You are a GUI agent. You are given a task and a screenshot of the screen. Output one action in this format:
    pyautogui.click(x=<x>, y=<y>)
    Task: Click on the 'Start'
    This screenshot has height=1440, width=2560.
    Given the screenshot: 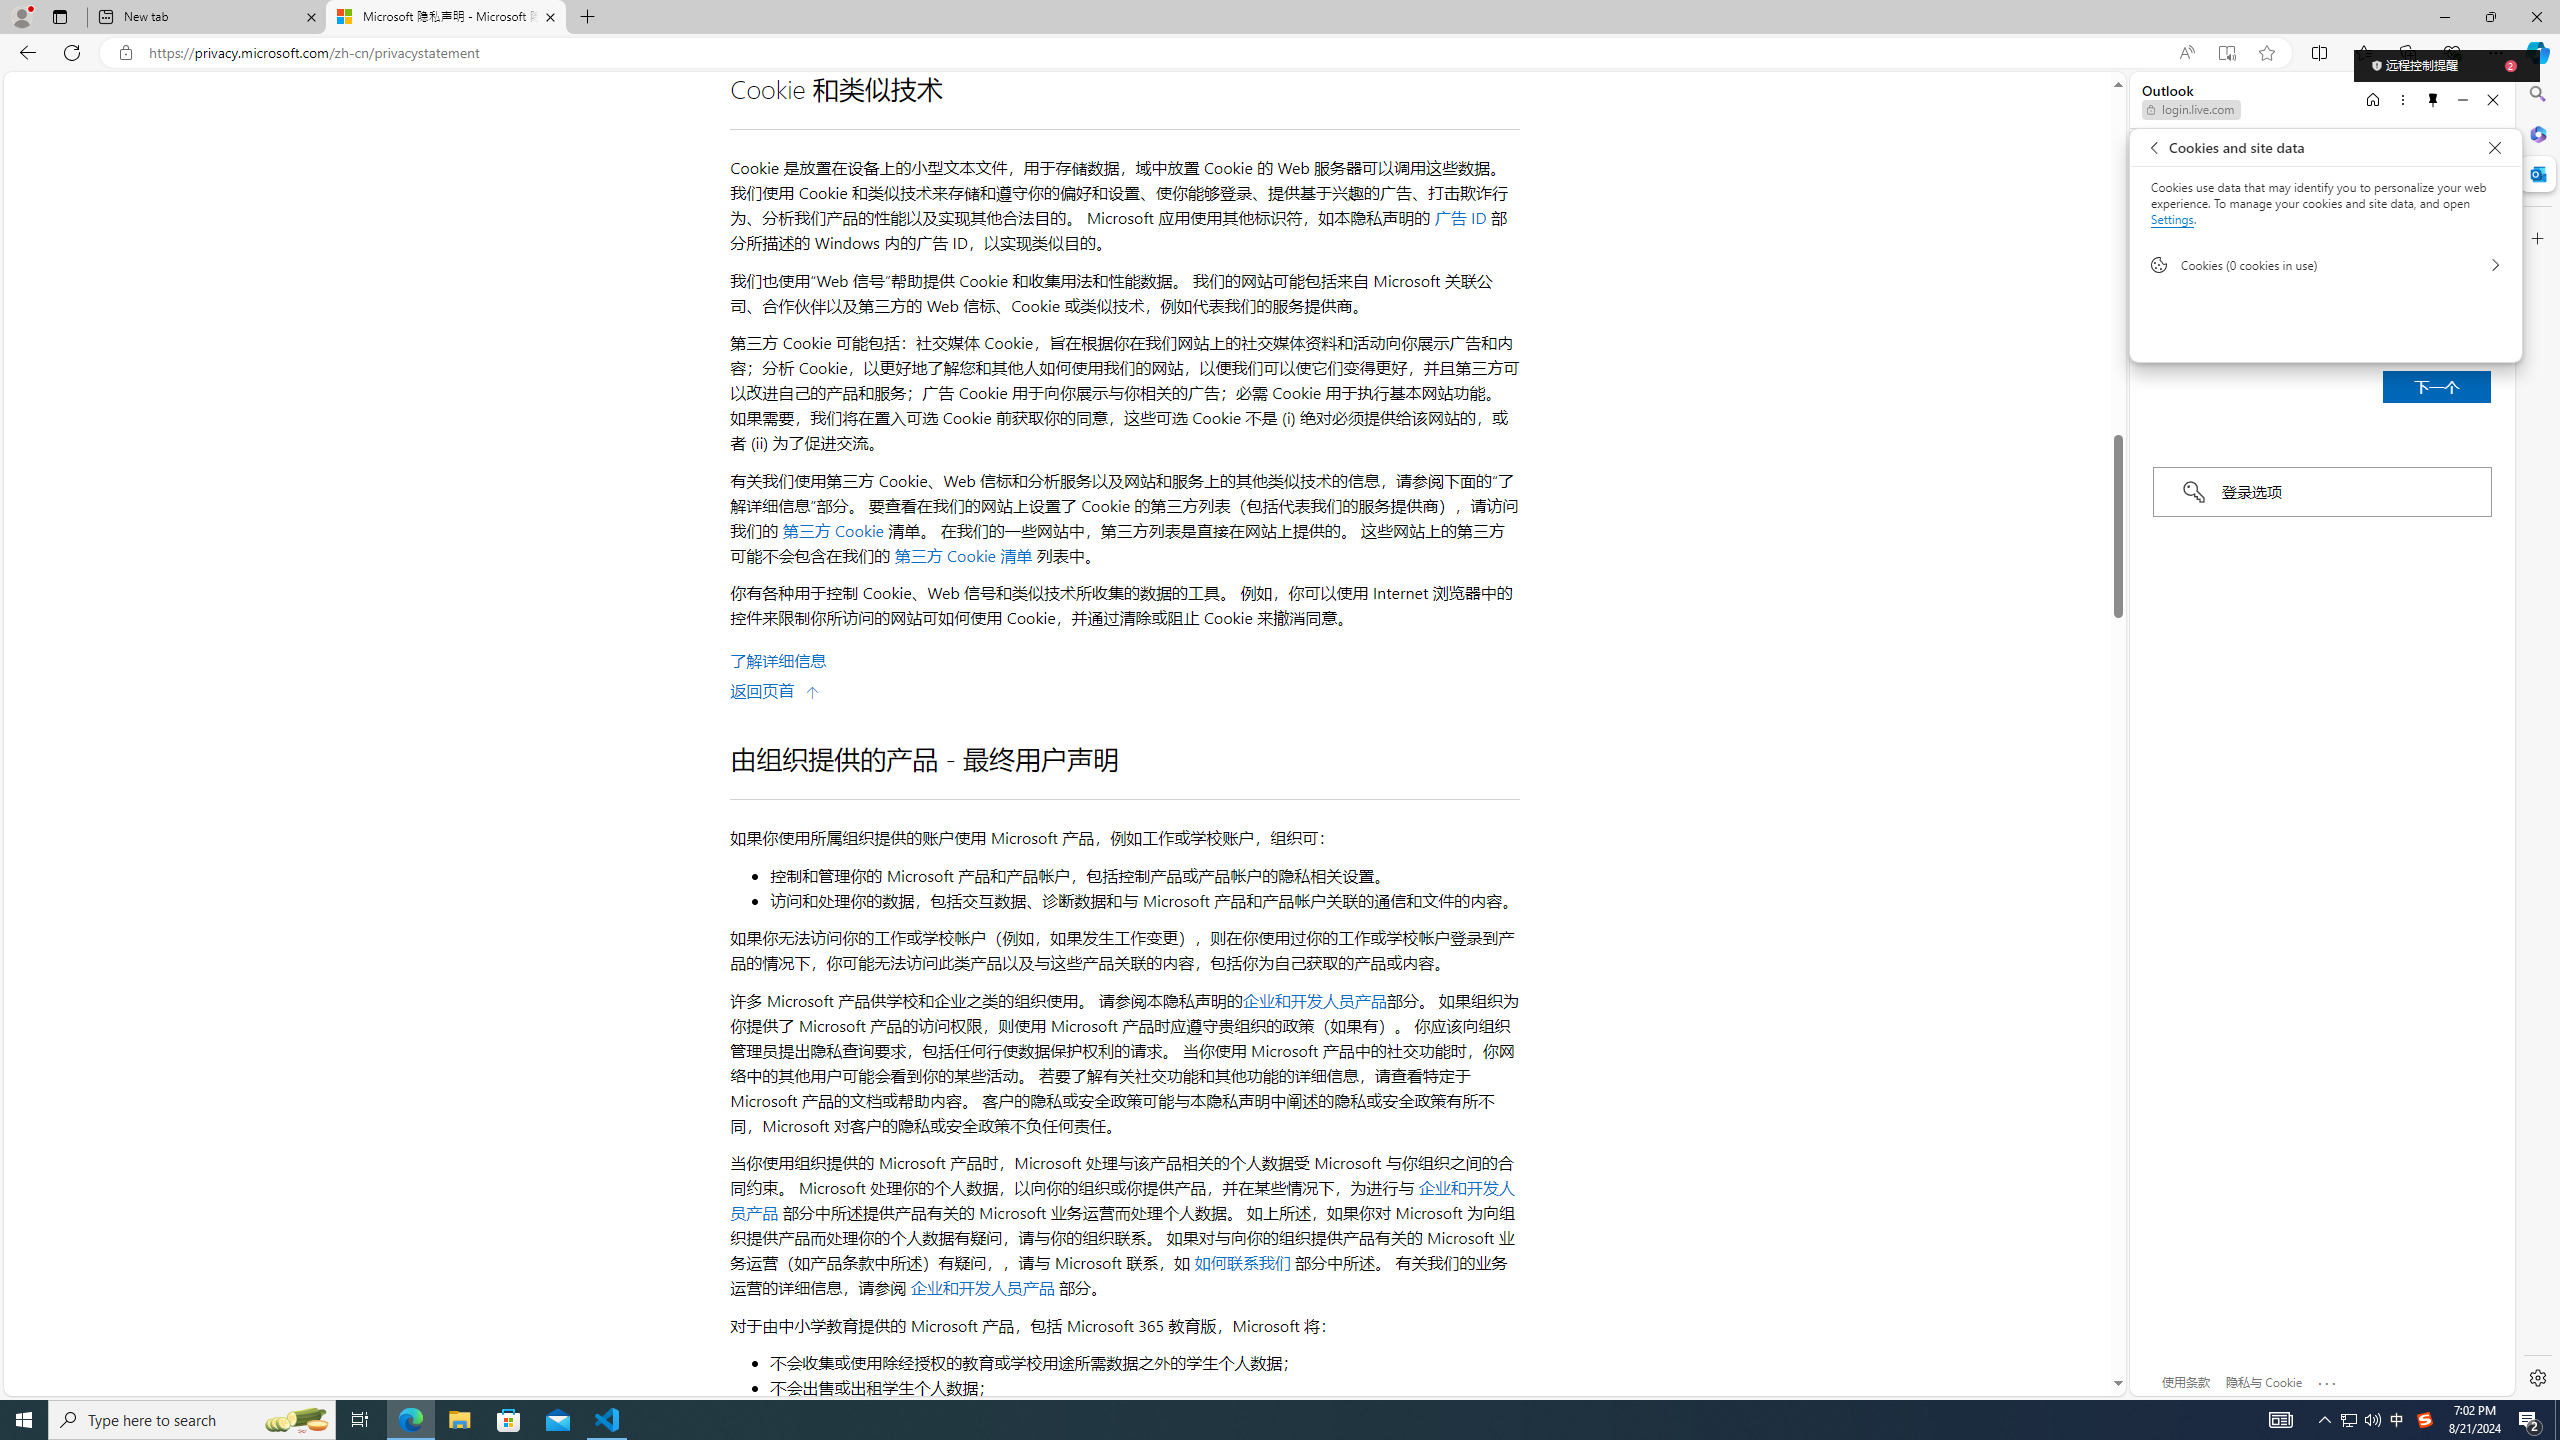 What is the action you would take?
    pyautogui.click(x=24, y=1418)
    